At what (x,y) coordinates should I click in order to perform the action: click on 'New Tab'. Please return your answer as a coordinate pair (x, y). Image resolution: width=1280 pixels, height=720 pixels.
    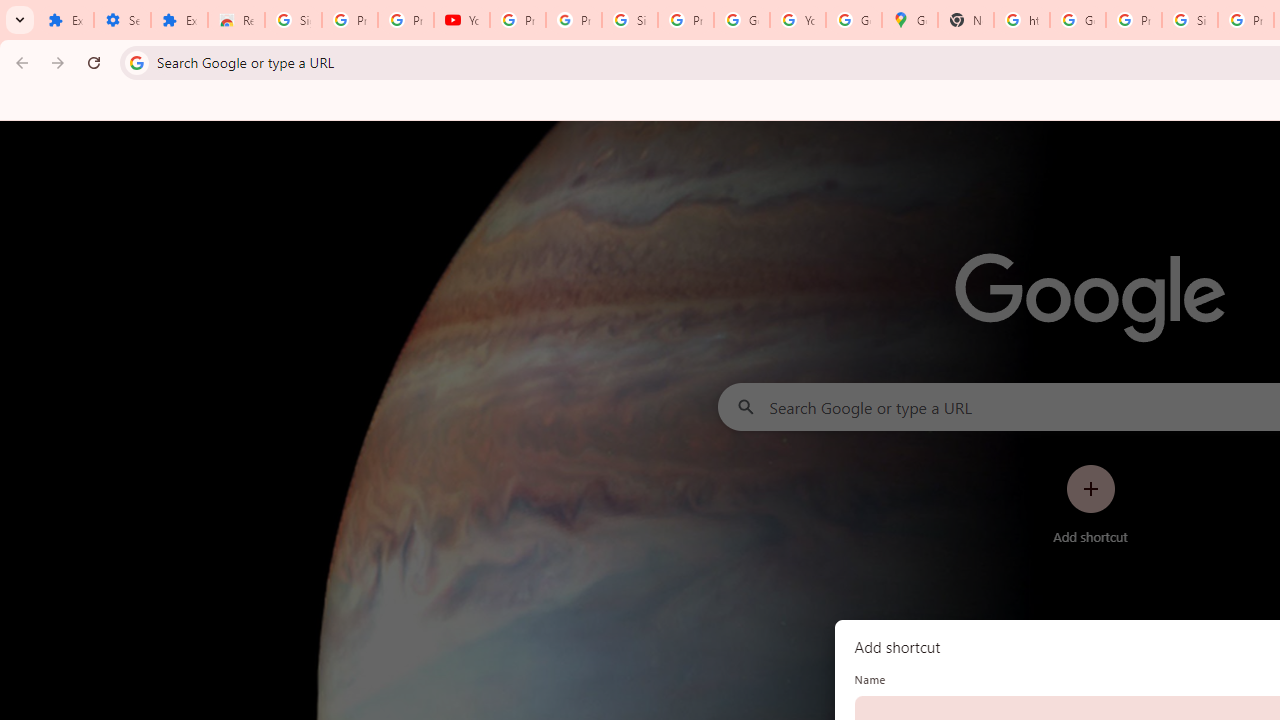
    Looking at the image, I should click on (966, 20).